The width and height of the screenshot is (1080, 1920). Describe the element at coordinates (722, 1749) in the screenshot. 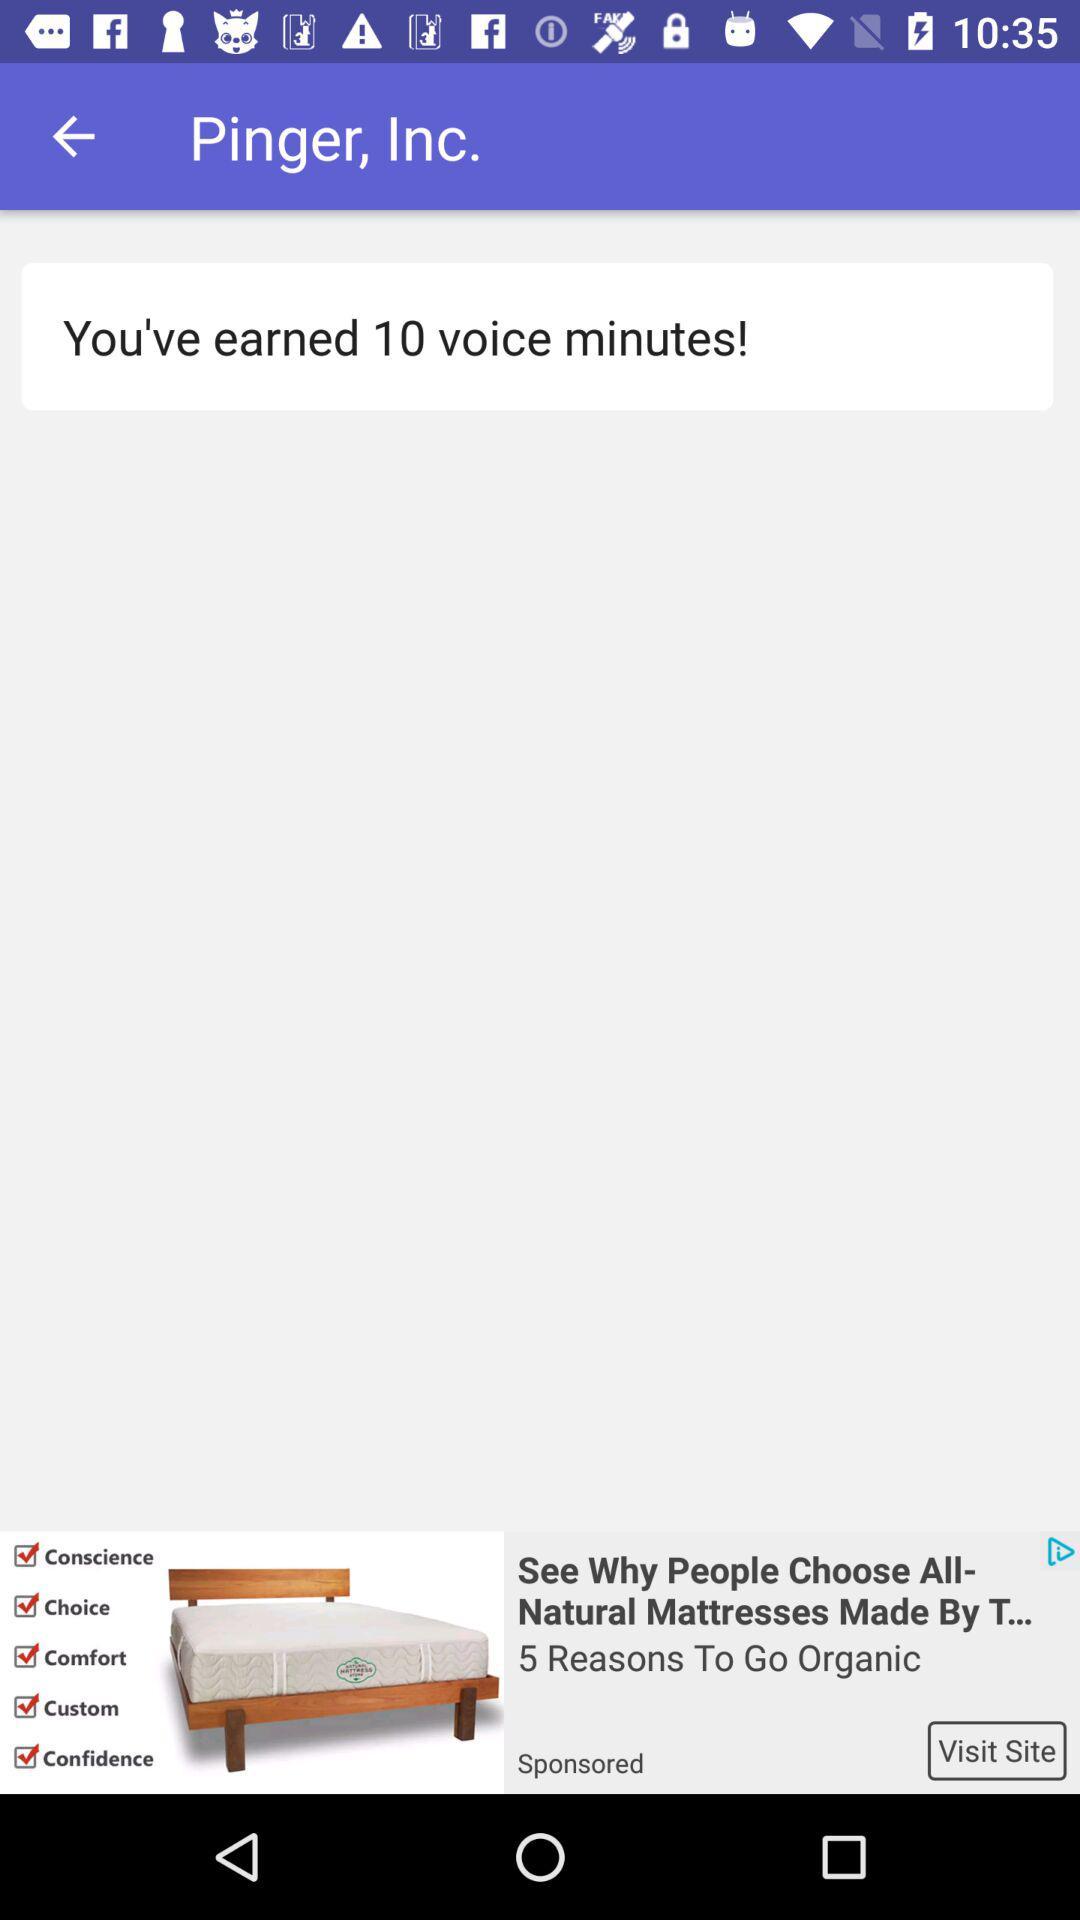

I see `app to the left of visit site item` at that location.